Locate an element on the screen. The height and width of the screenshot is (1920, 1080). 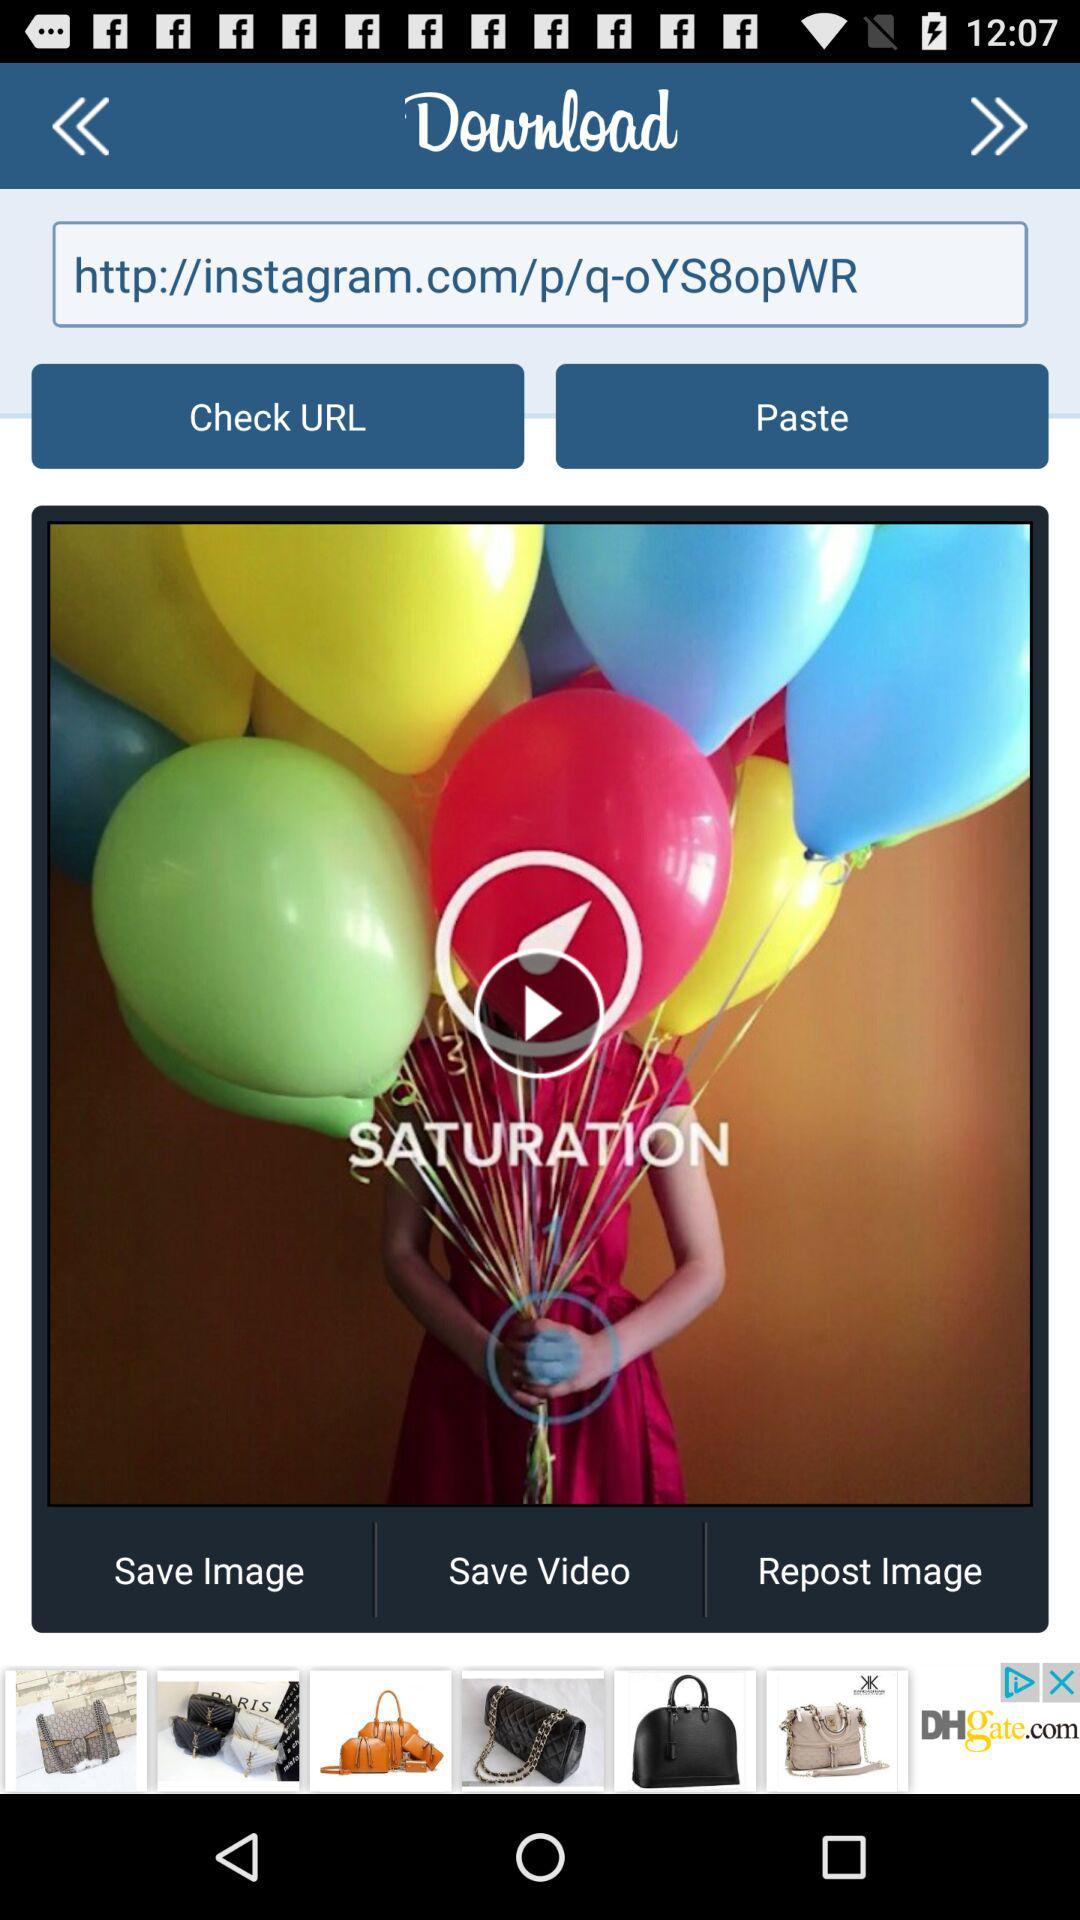
previous is located at coordinates (999, 124).